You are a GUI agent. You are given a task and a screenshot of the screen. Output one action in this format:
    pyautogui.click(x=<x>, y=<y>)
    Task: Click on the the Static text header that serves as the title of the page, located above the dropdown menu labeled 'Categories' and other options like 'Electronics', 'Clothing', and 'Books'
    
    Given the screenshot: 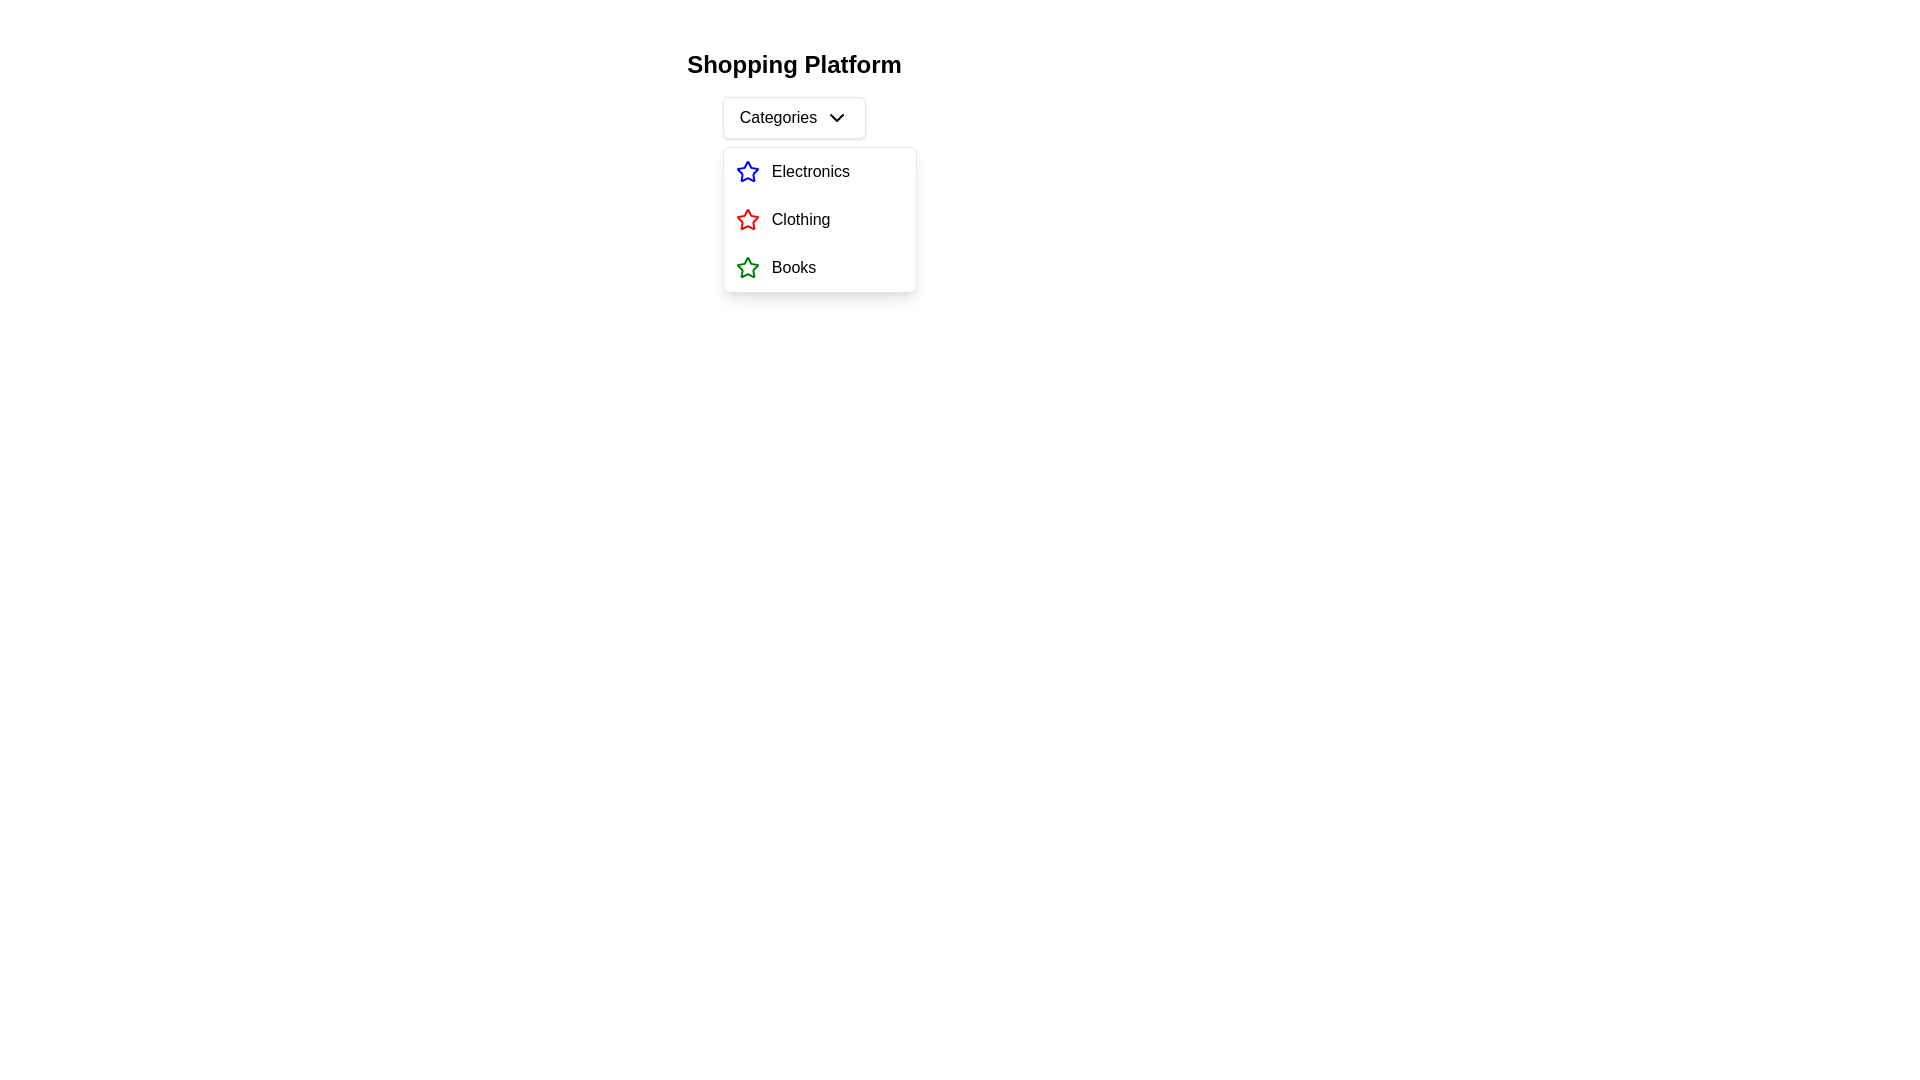 What is the action you would take?
    pyautogui.click(x=793, y=64)
    